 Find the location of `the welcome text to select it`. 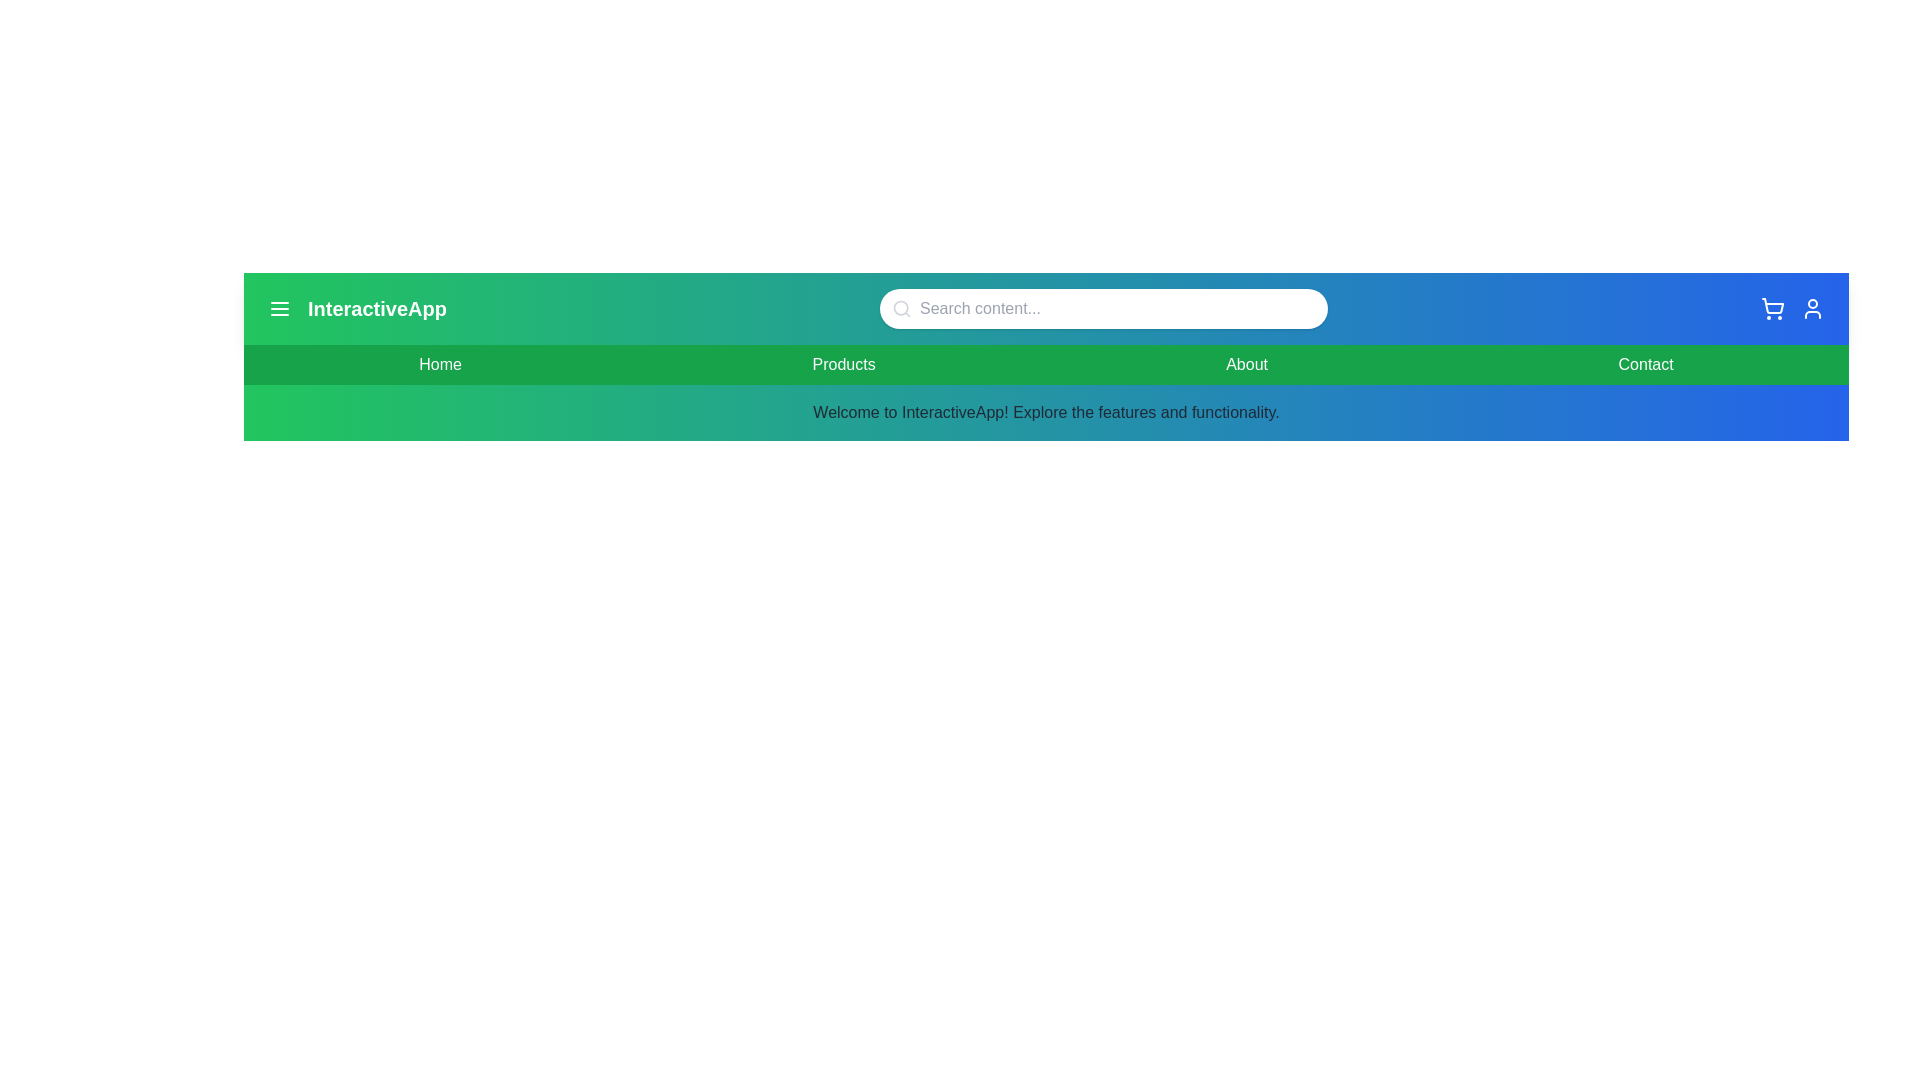

the welcome text to select it is located at coordinates (1045, 411).